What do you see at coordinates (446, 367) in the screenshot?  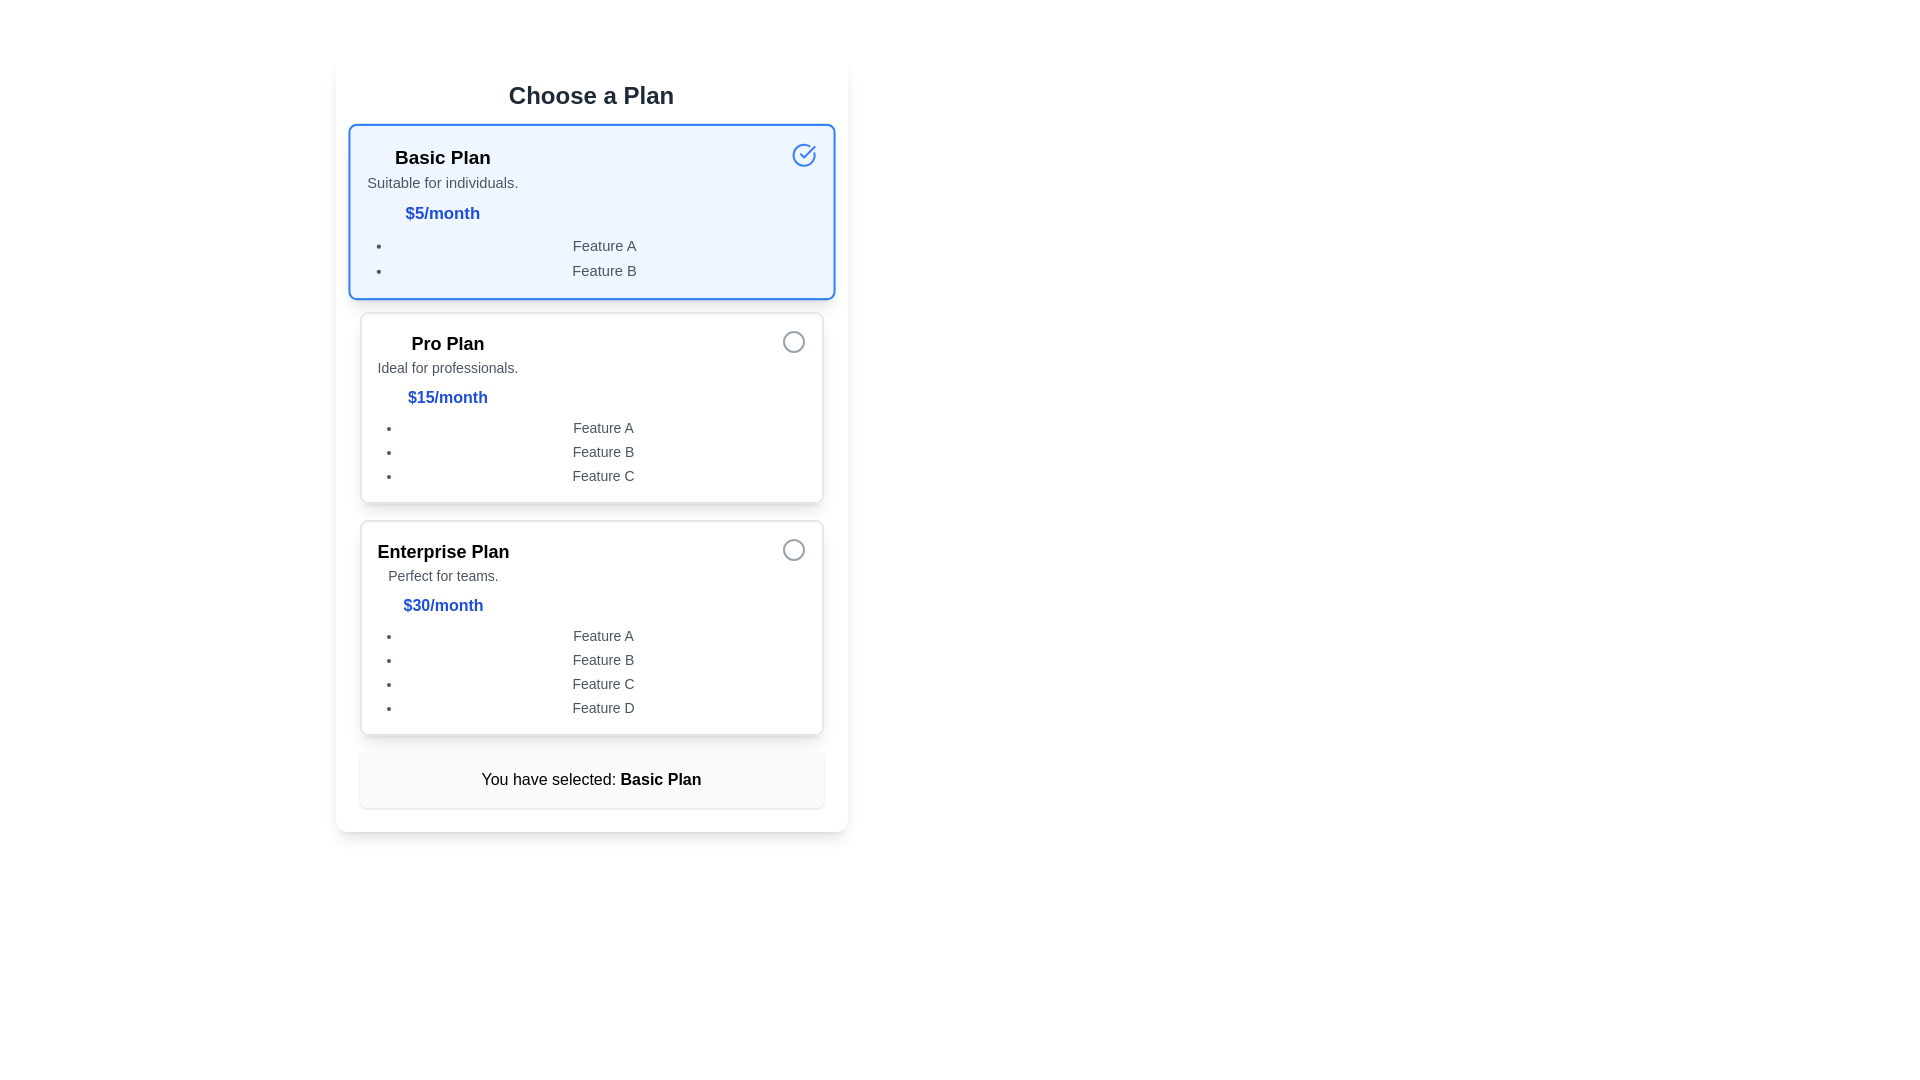 I see `the static text that provides a brief description of the target audience or purpose for the corresponding plan, located between the 'Pro Plan' title and the price text ('$15/month')` at bounding box center [446, 367].